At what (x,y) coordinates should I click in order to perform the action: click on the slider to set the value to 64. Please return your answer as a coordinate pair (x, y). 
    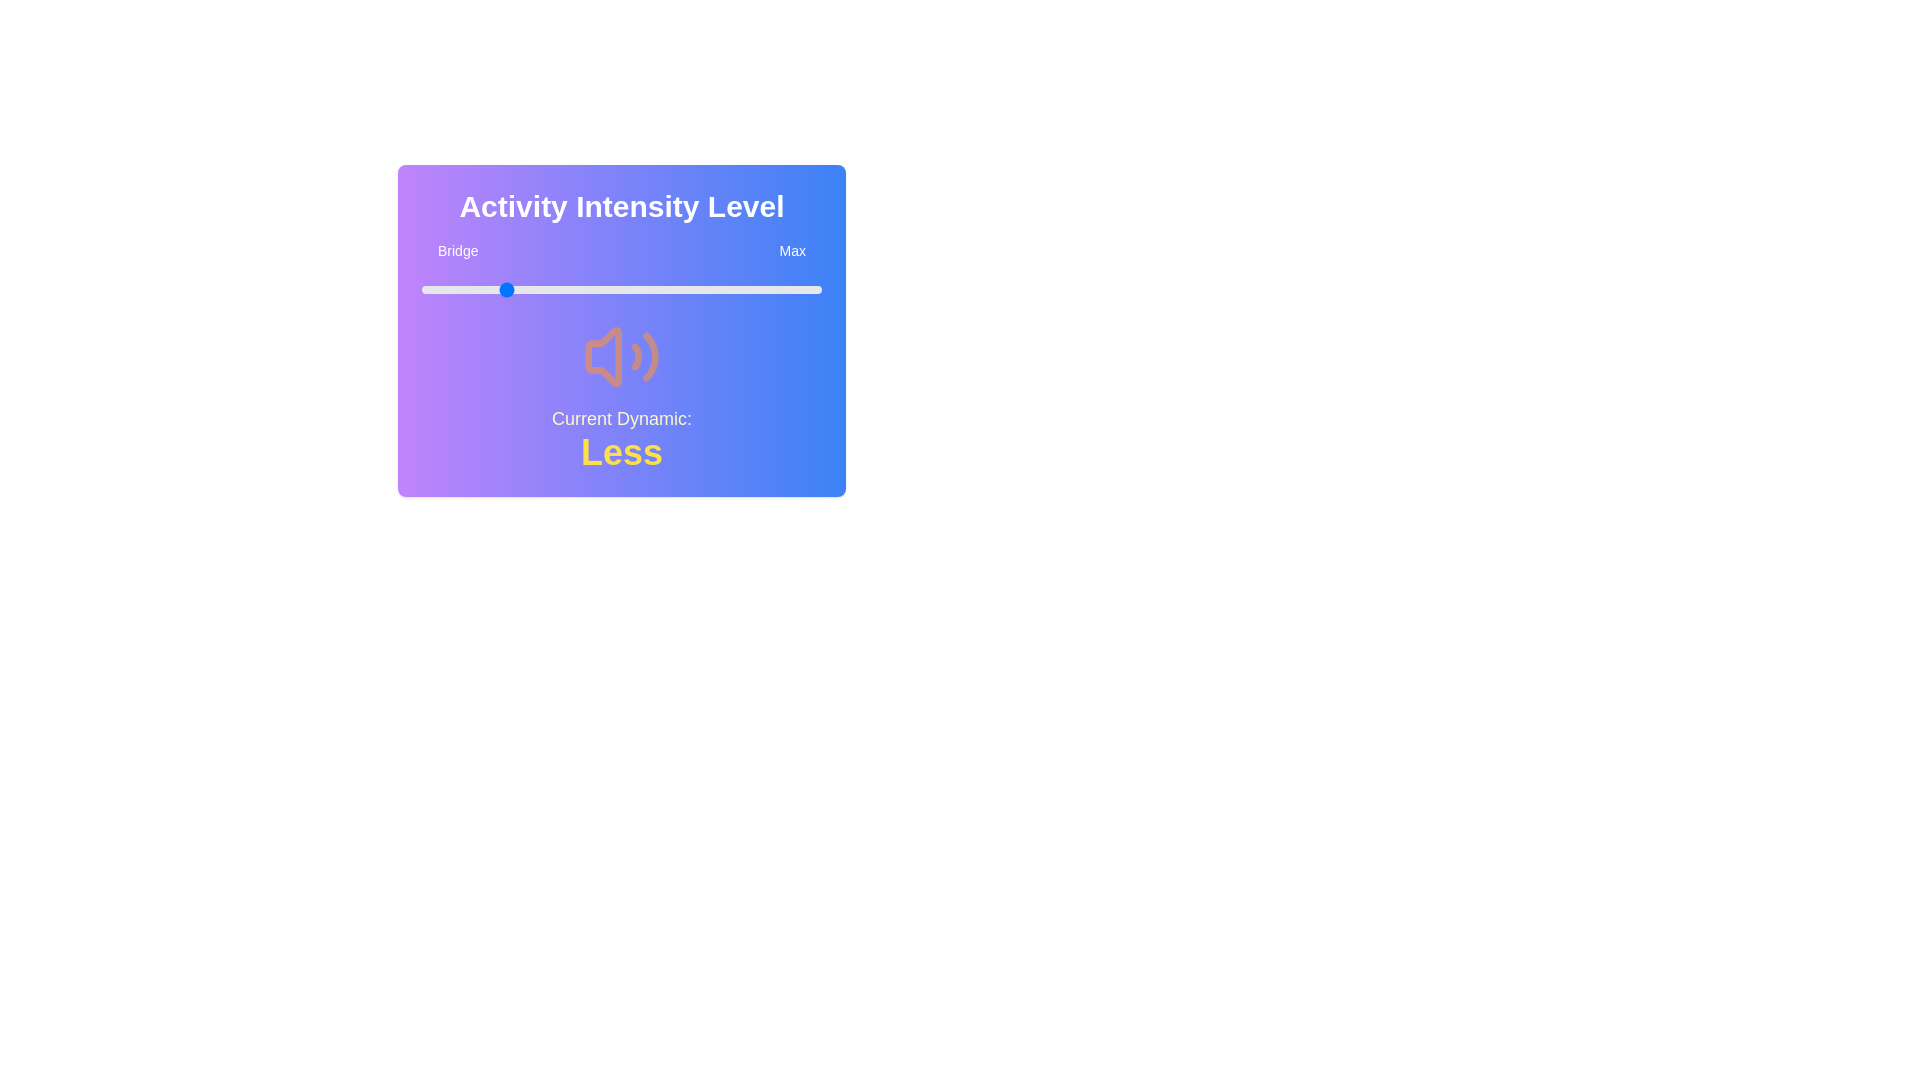
    Looking at the image, I should click on (677, 289).